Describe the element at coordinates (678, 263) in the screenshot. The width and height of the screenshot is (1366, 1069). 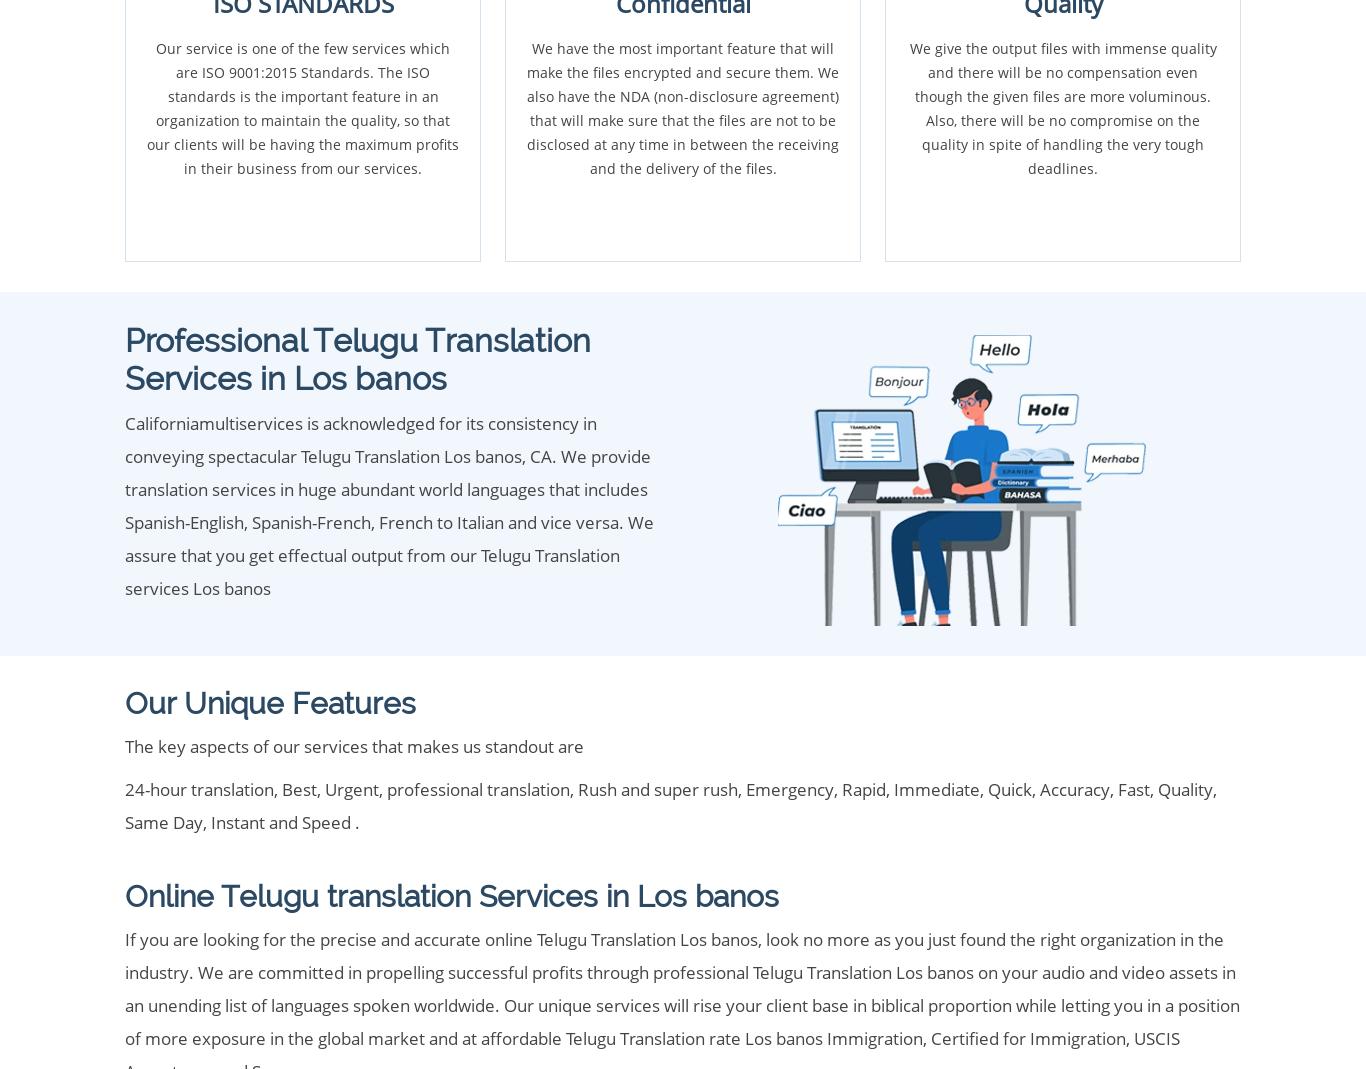
I see `'From the vast global locations, we have registered our strong presence in various parts of the world including the major locations that are listed below'` at that location.